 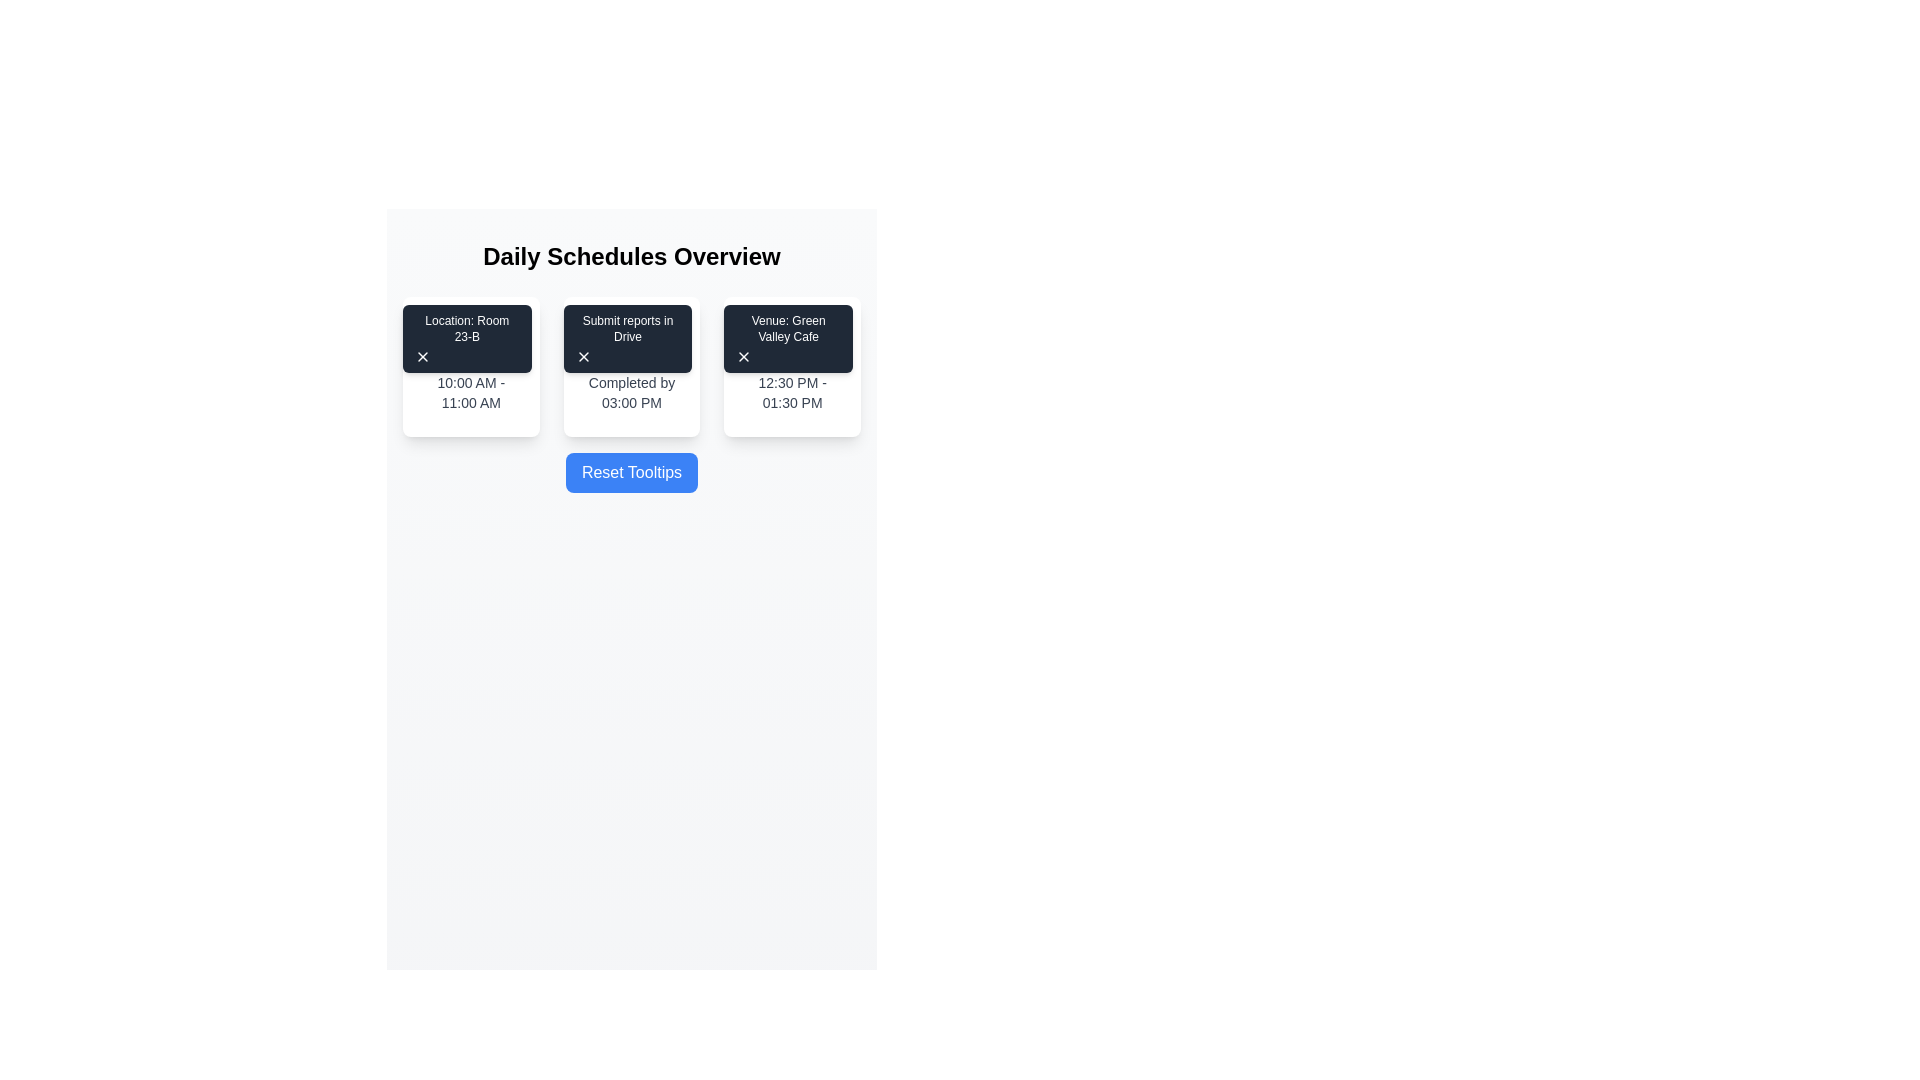 What do you see at coordinates (791, 393) in the screenshot?
I see `displayed time from the text block showing '12:30 PM - 01:30 PM' located below the 'Team Lunch' text in the third card of the 'Daily Schedules Overview' section` at bounding box center [791, 393].